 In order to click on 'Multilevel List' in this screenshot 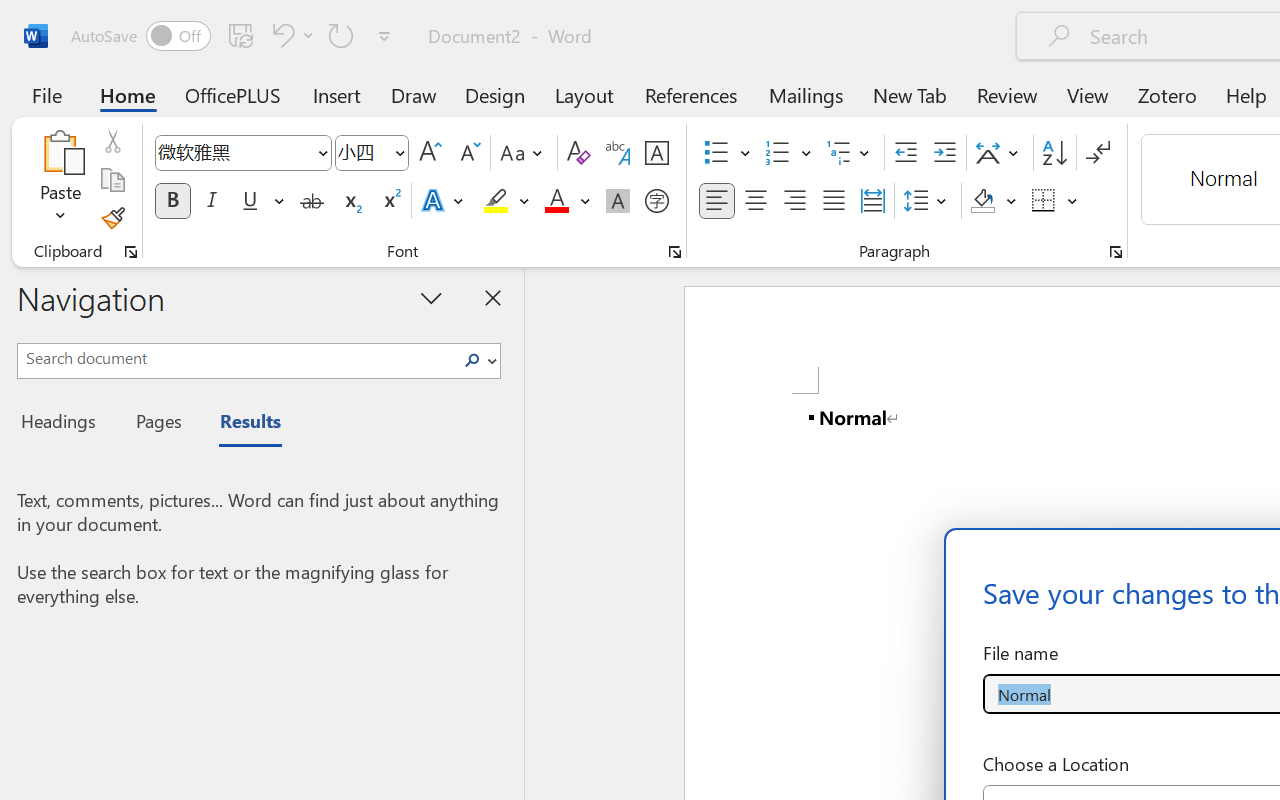, I will do `click(850, 153)`.